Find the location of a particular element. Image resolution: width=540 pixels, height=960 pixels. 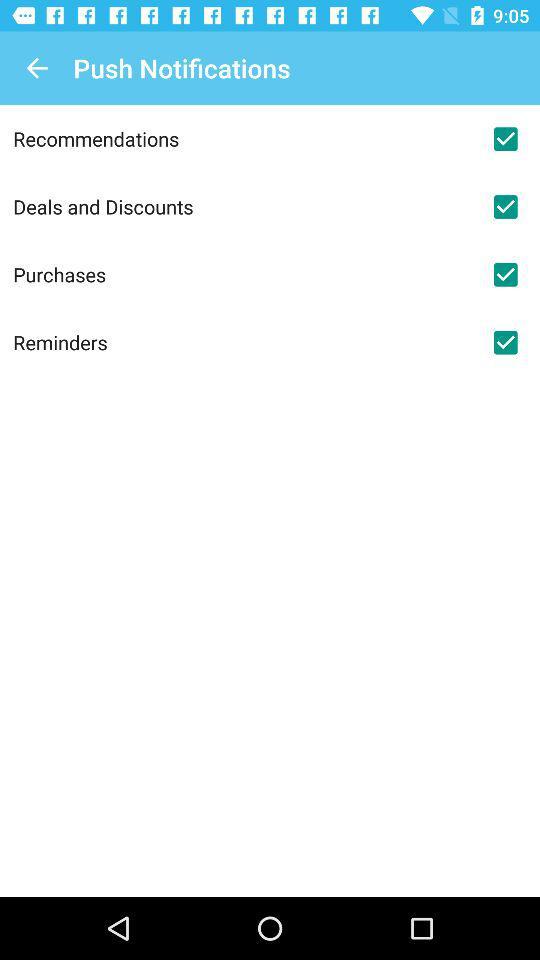

check deals and discounts is located at coordinates (504, 206).